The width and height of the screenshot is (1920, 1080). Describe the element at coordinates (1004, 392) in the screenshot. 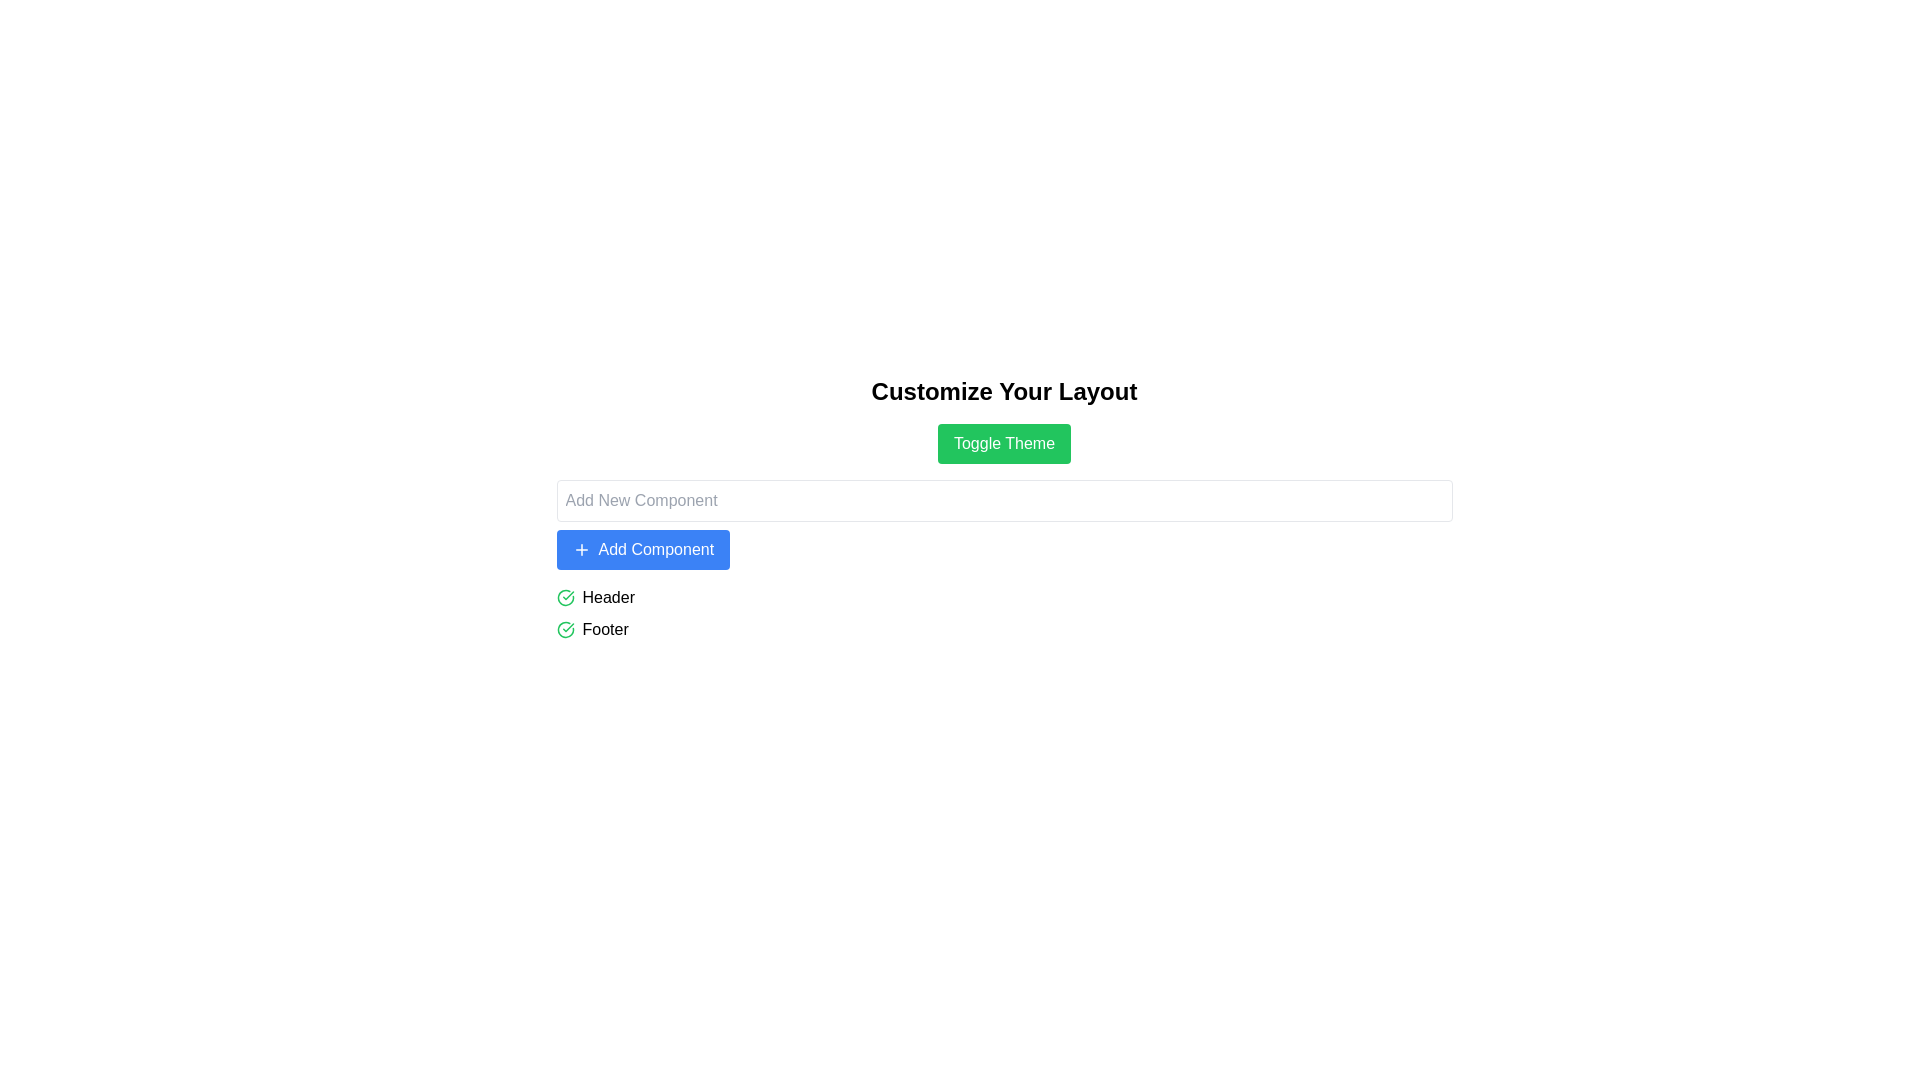

I see `header text that says 'Customize Your Layout', which is a large, bold black font located at the top center of the layout` at that location.